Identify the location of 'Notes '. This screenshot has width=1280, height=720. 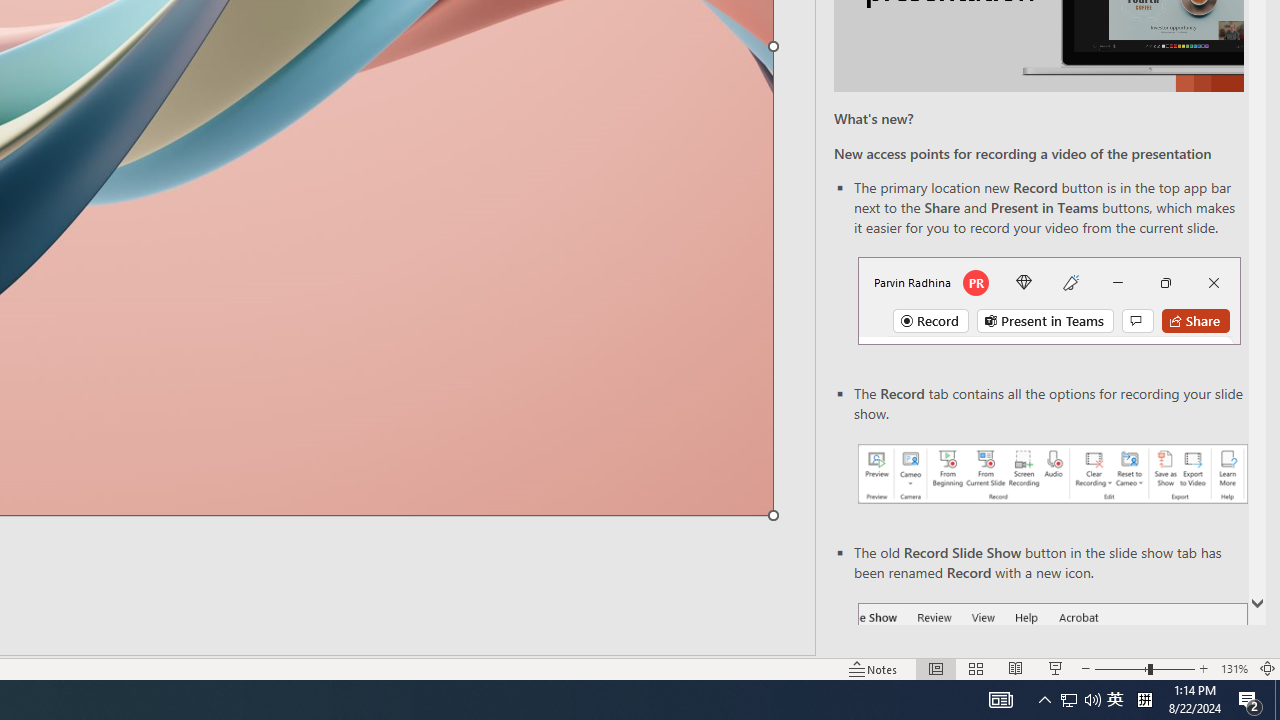
(874, 669).